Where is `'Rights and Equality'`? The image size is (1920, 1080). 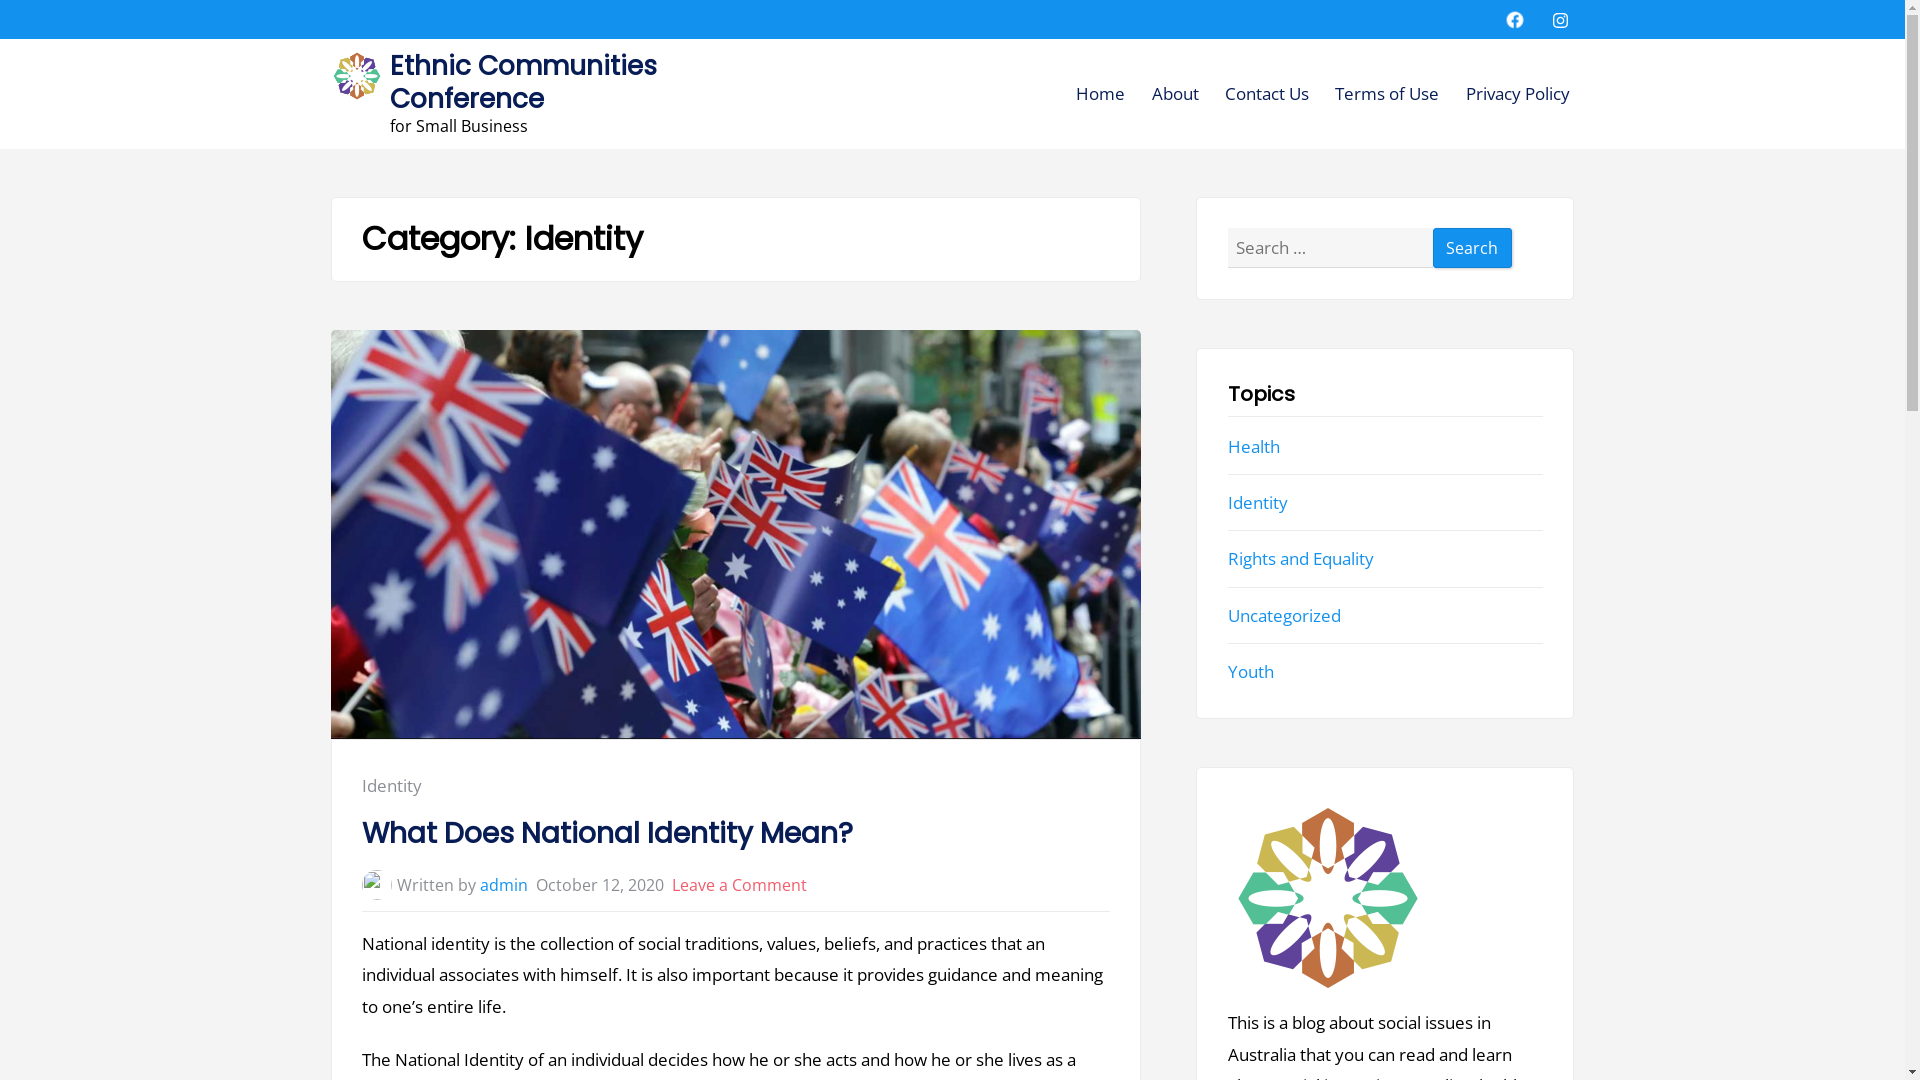
'Rights and Equality' is located at coordinates (1300, 558).